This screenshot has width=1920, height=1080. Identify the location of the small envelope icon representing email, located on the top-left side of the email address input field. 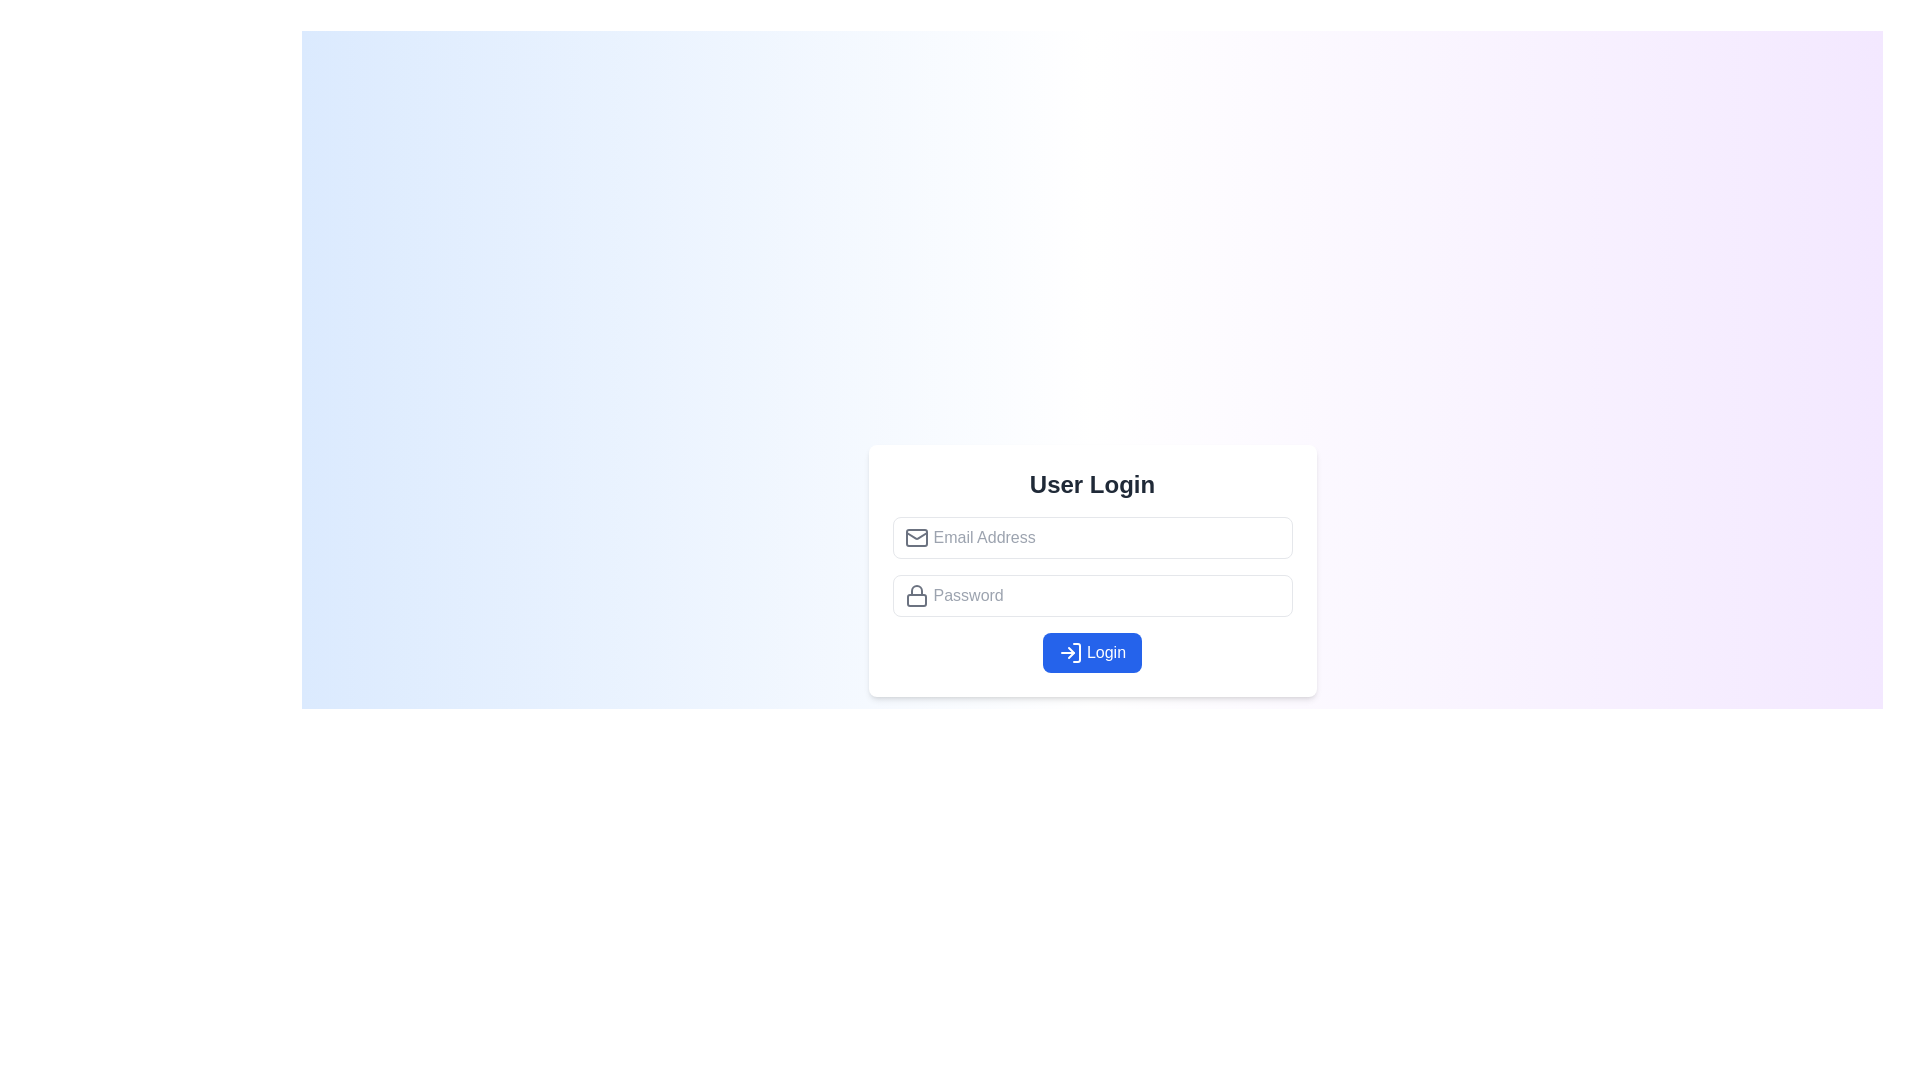
(915, 536).